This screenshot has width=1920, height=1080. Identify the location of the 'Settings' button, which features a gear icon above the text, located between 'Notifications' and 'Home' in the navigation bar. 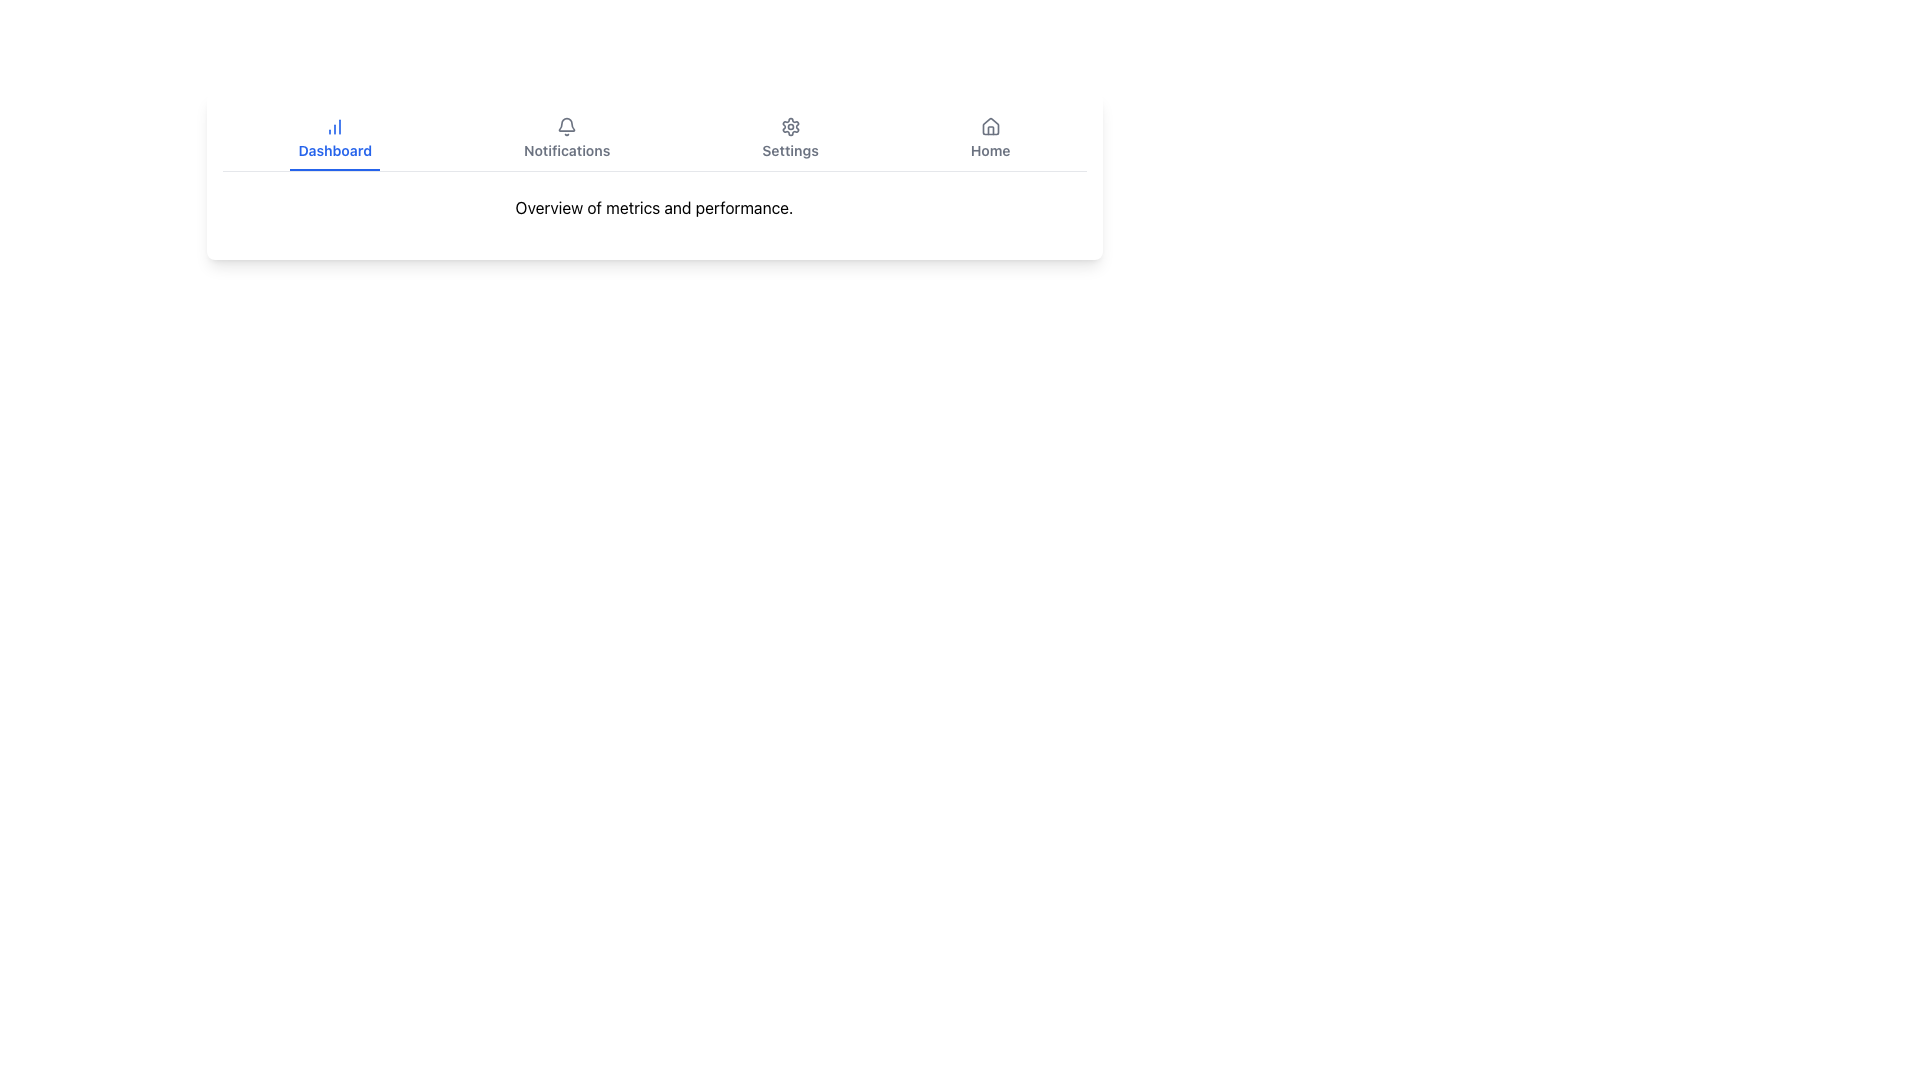
(789, 138).